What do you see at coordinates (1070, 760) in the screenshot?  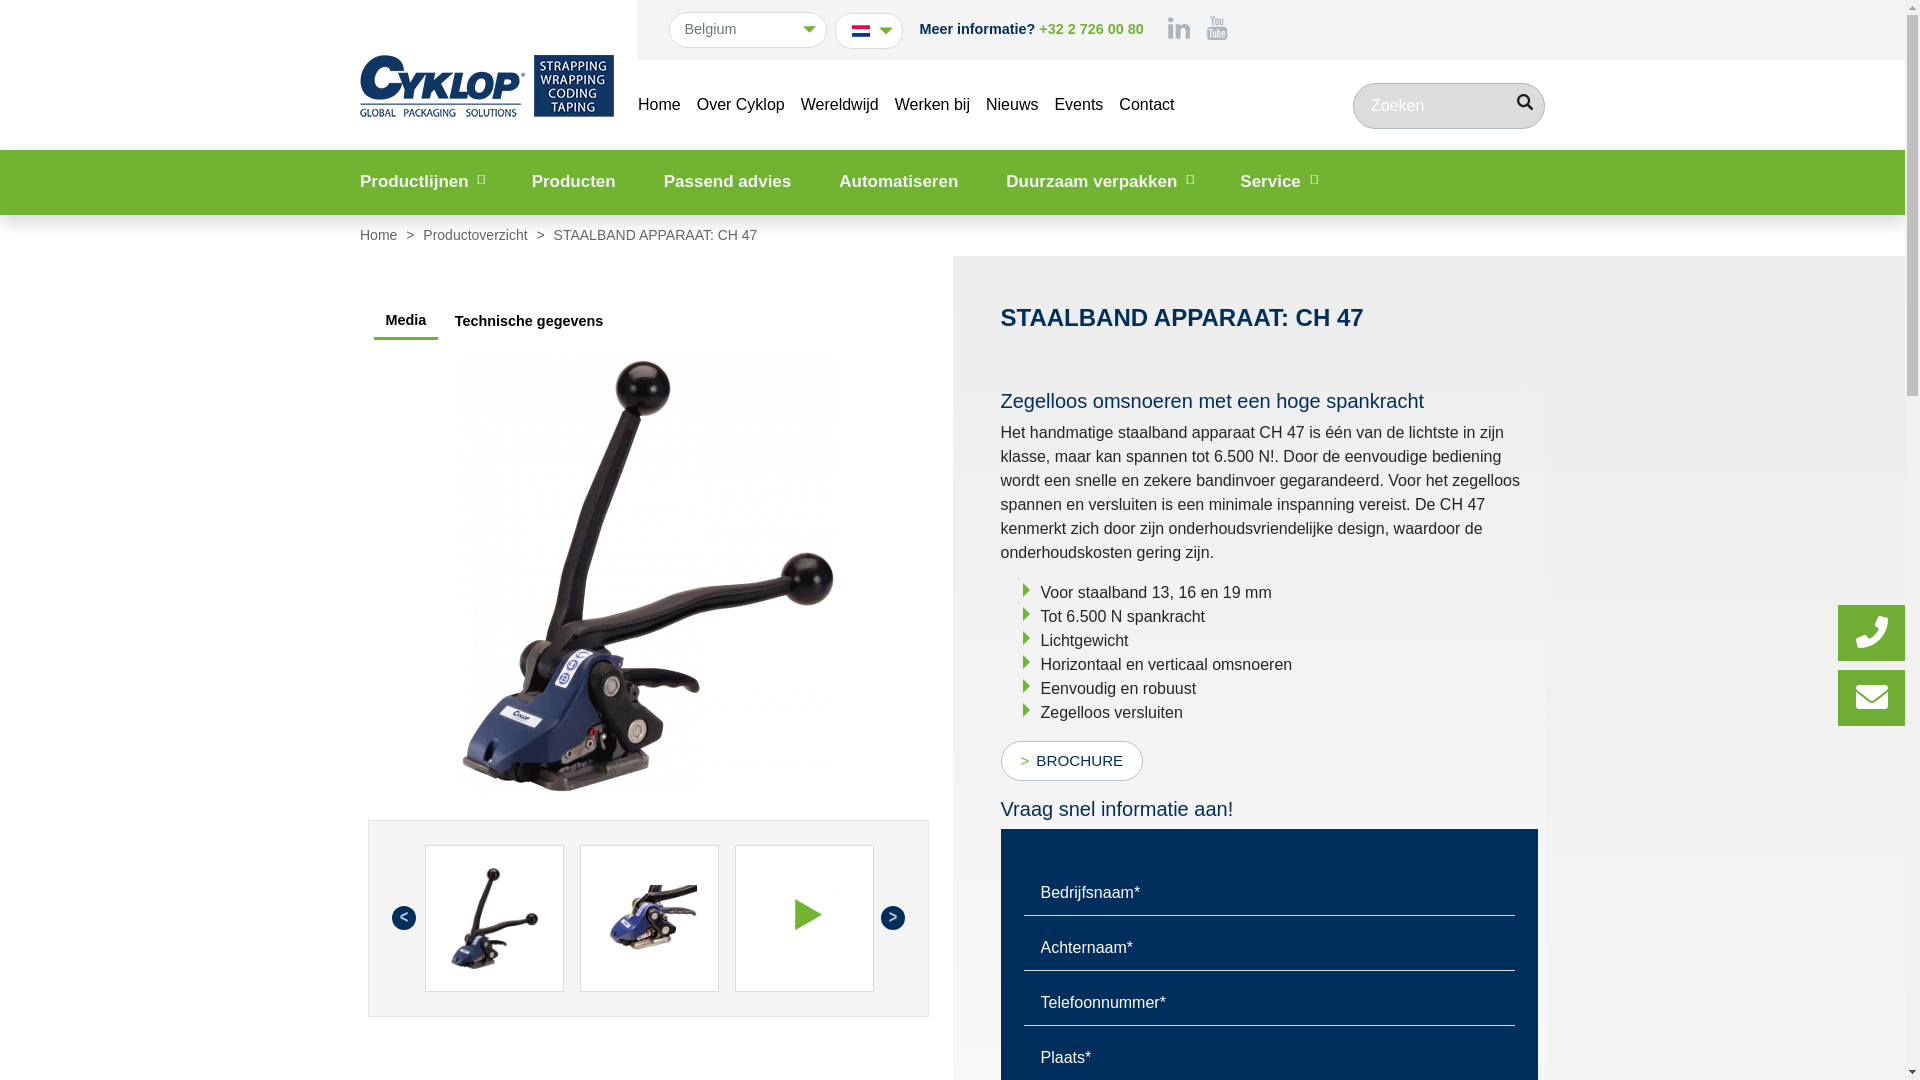 I see `'BROCHURE'` at bounding box center [1070, 760].